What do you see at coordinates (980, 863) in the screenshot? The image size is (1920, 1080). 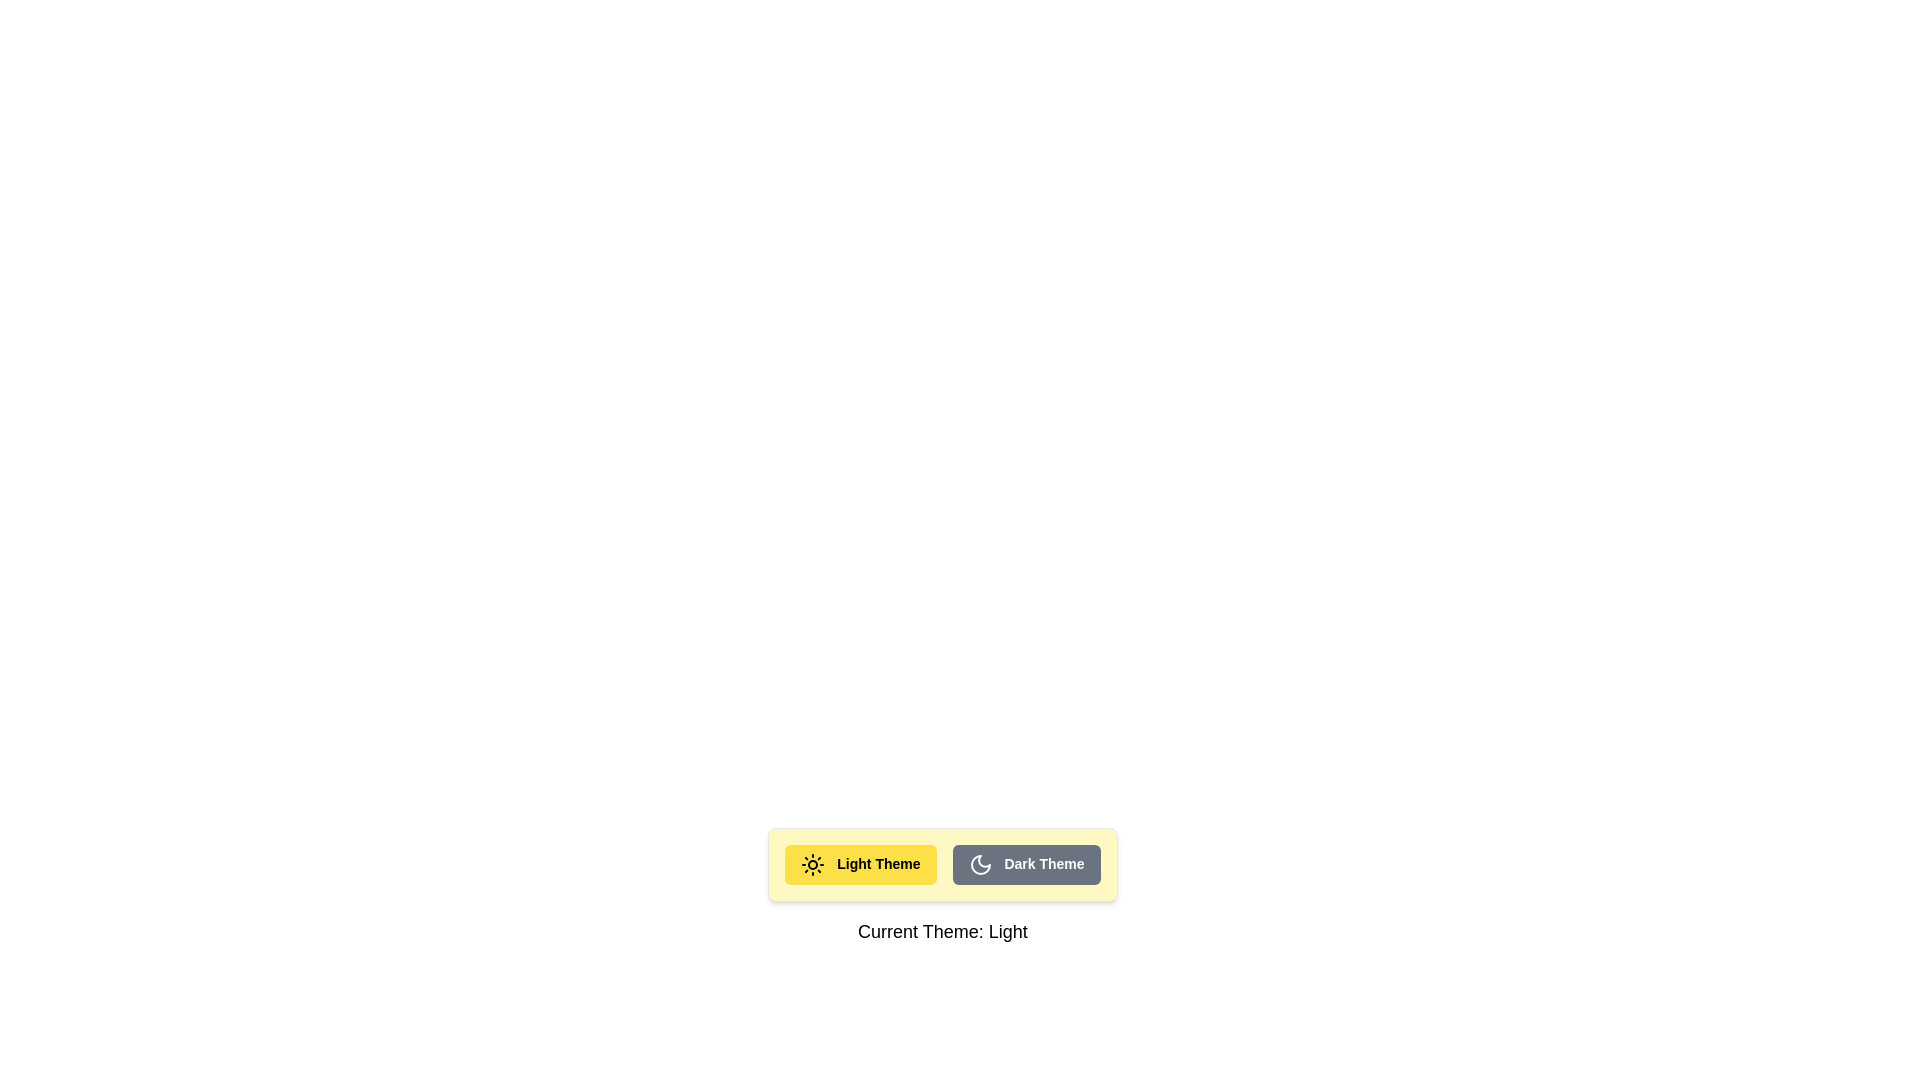 I see `the minimalist moon icon within the dark theme button` at bounding box center [980, 863].